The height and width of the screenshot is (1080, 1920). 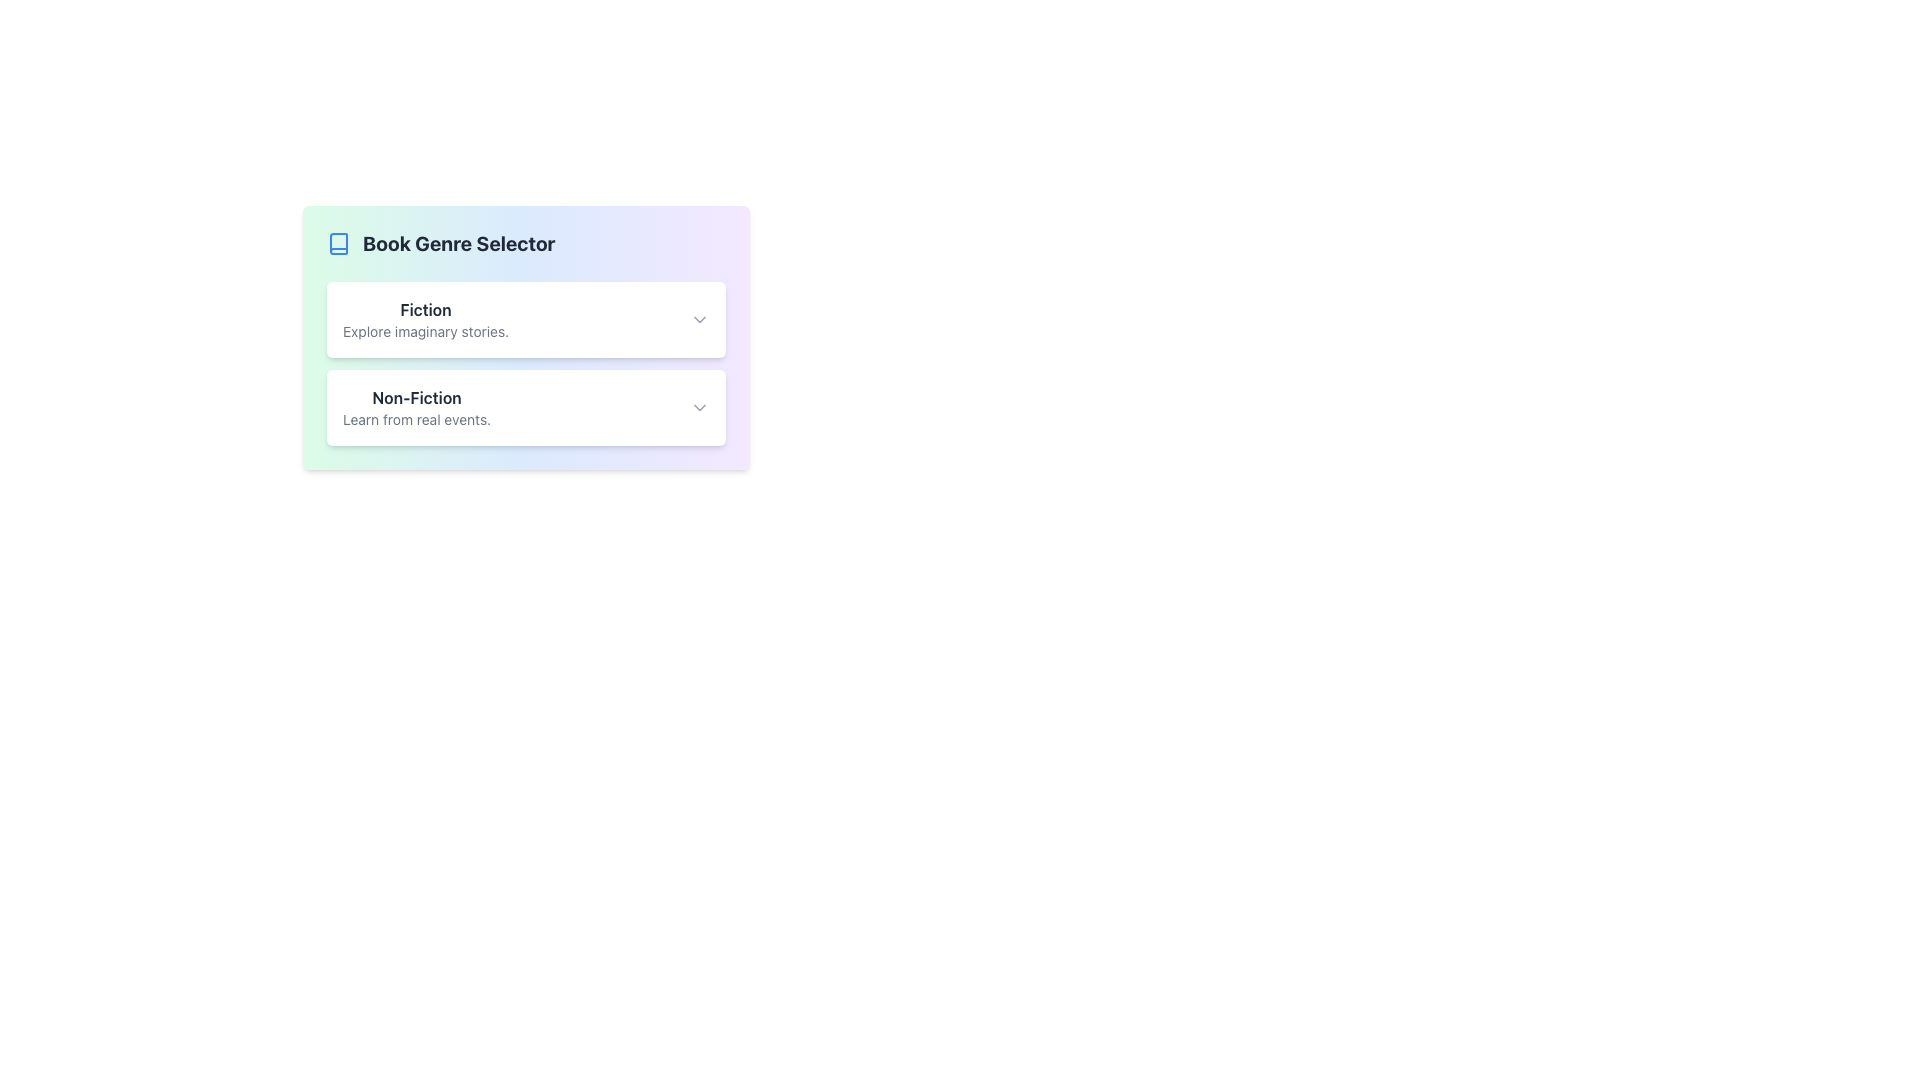 I want to click on the selectable list item representing the 'Fiction' genre in the 'Book Genre Selector' section, so click(x=425, y=319).